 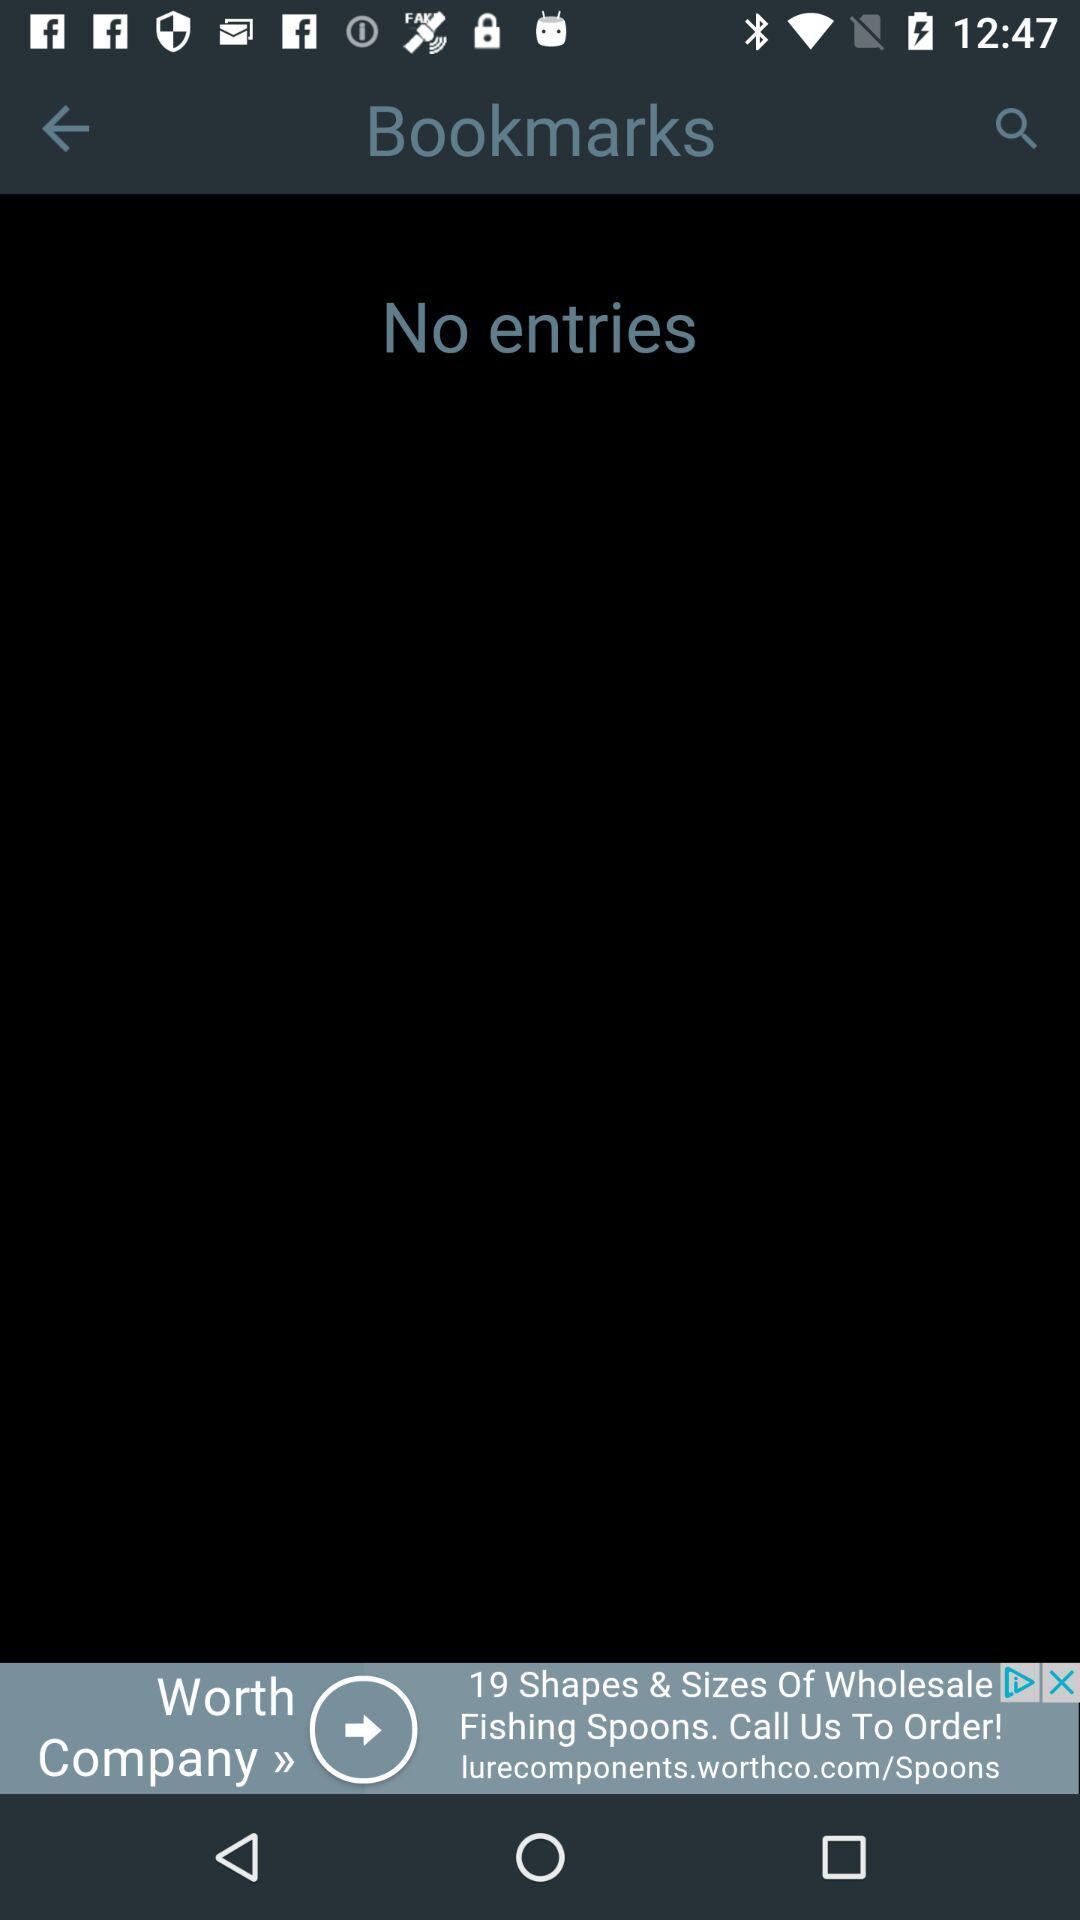 What do you see at coordinates (540, 1727) in the screenshot?
I see `open advertisement` at bounding box center [540, 1727].